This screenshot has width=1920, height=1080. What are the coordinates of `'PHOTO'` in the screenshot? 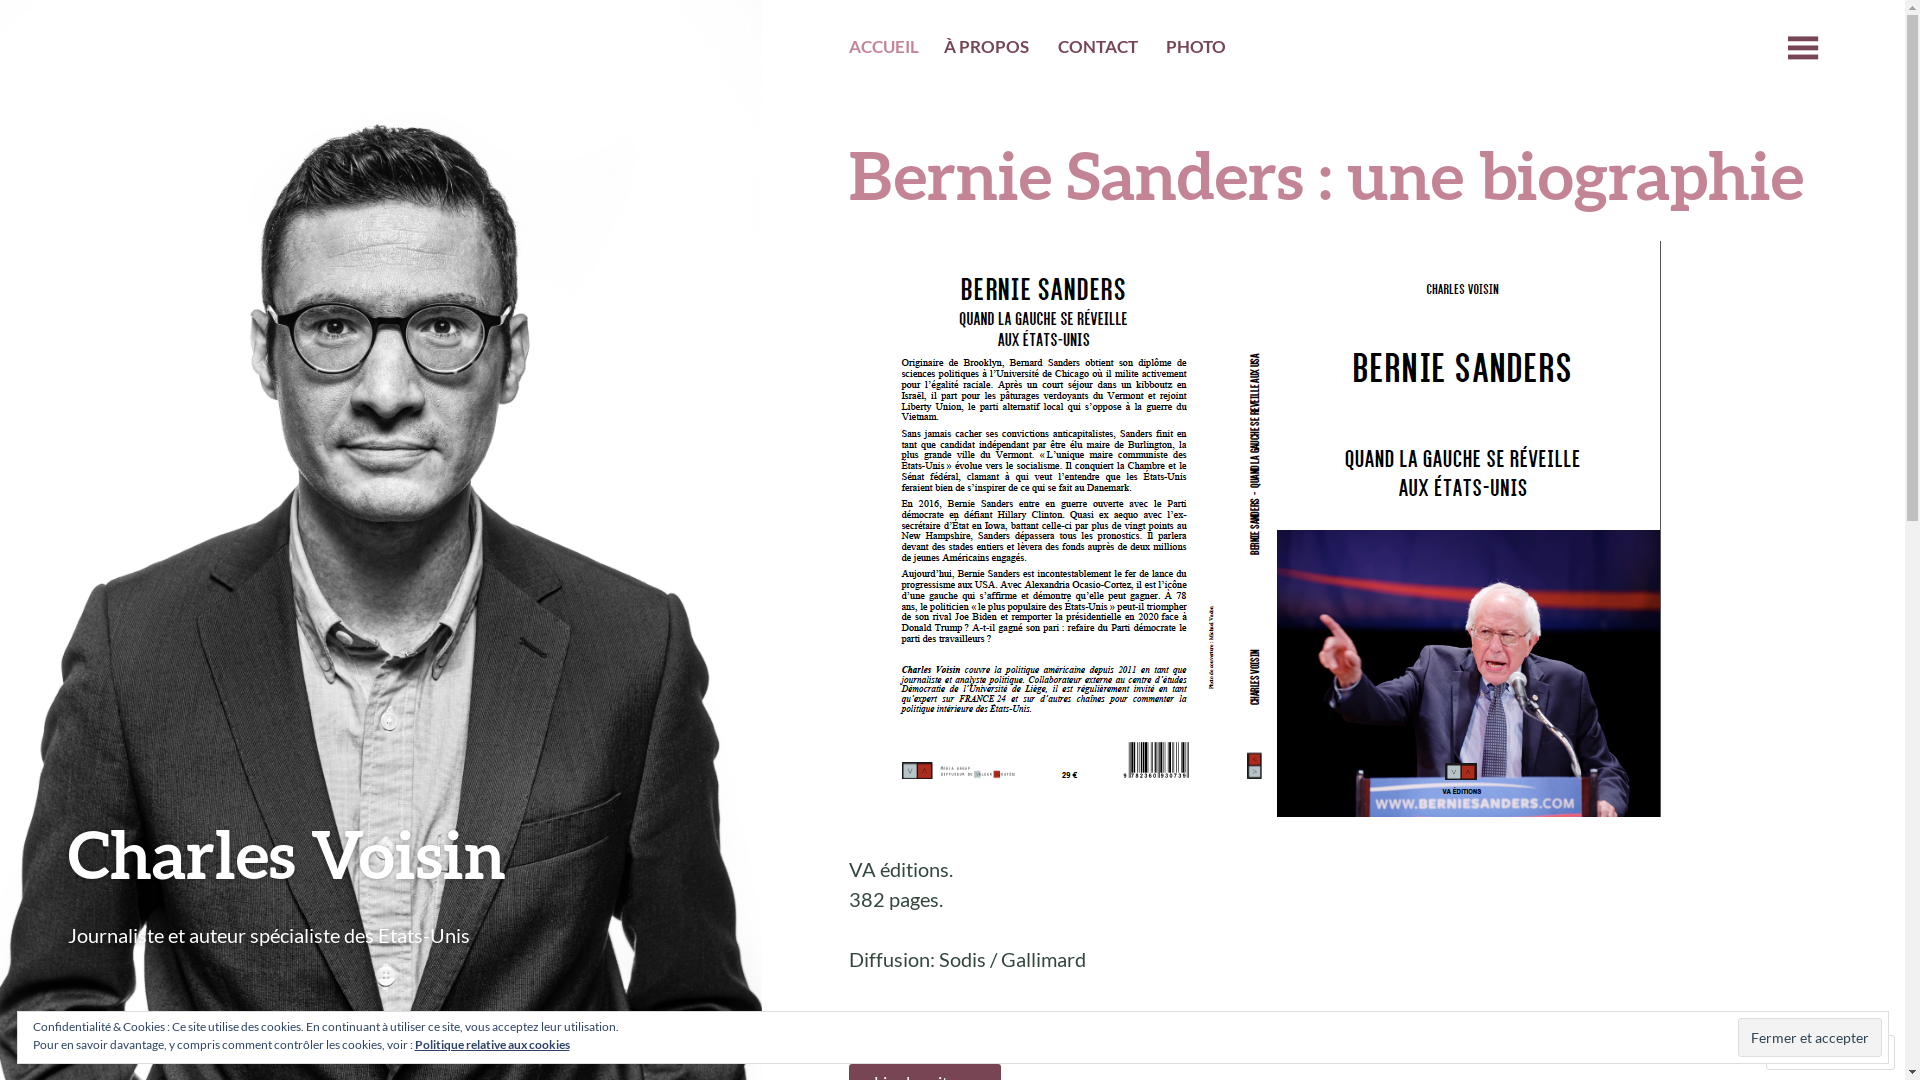 It's located at (1195, 49).